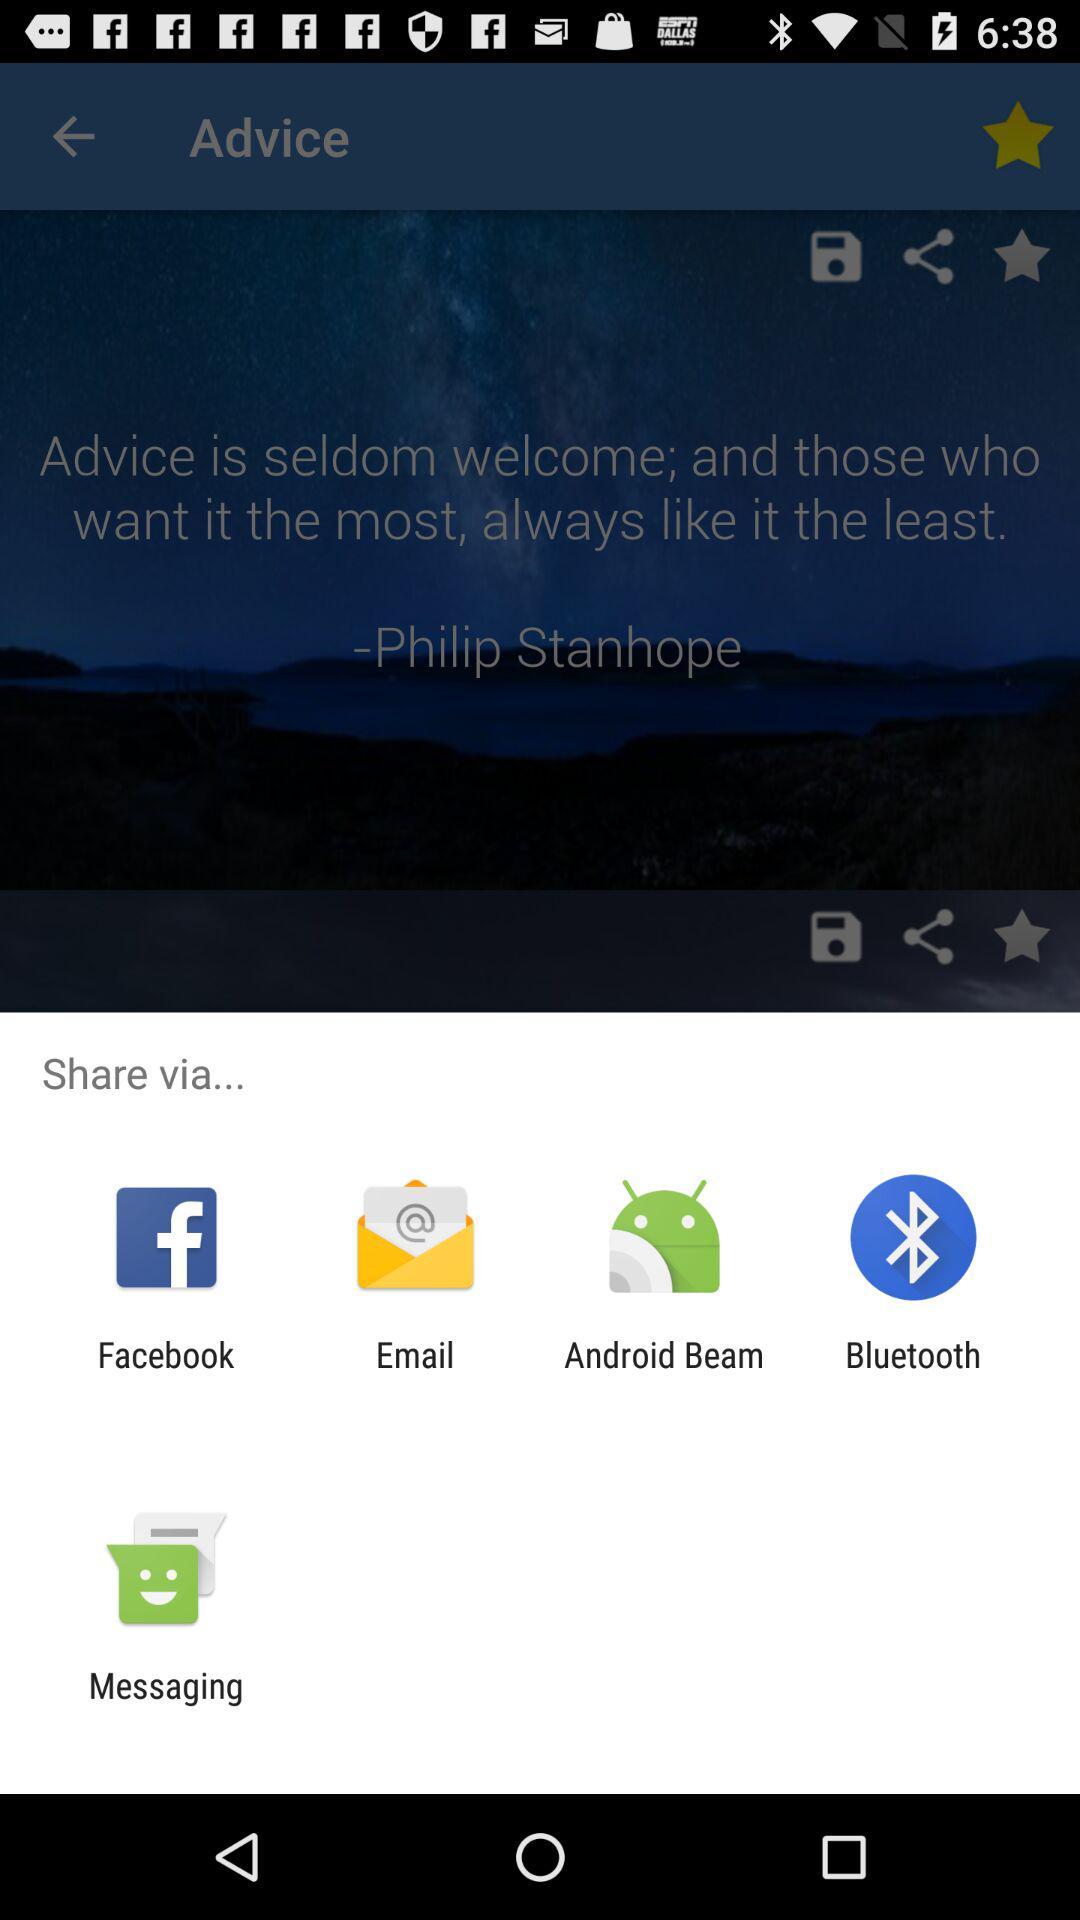 The image size is (1080, 1920). Describe the element at coordinates (913, 1374) in the screenshot. I see `the bluetooth` at that location.